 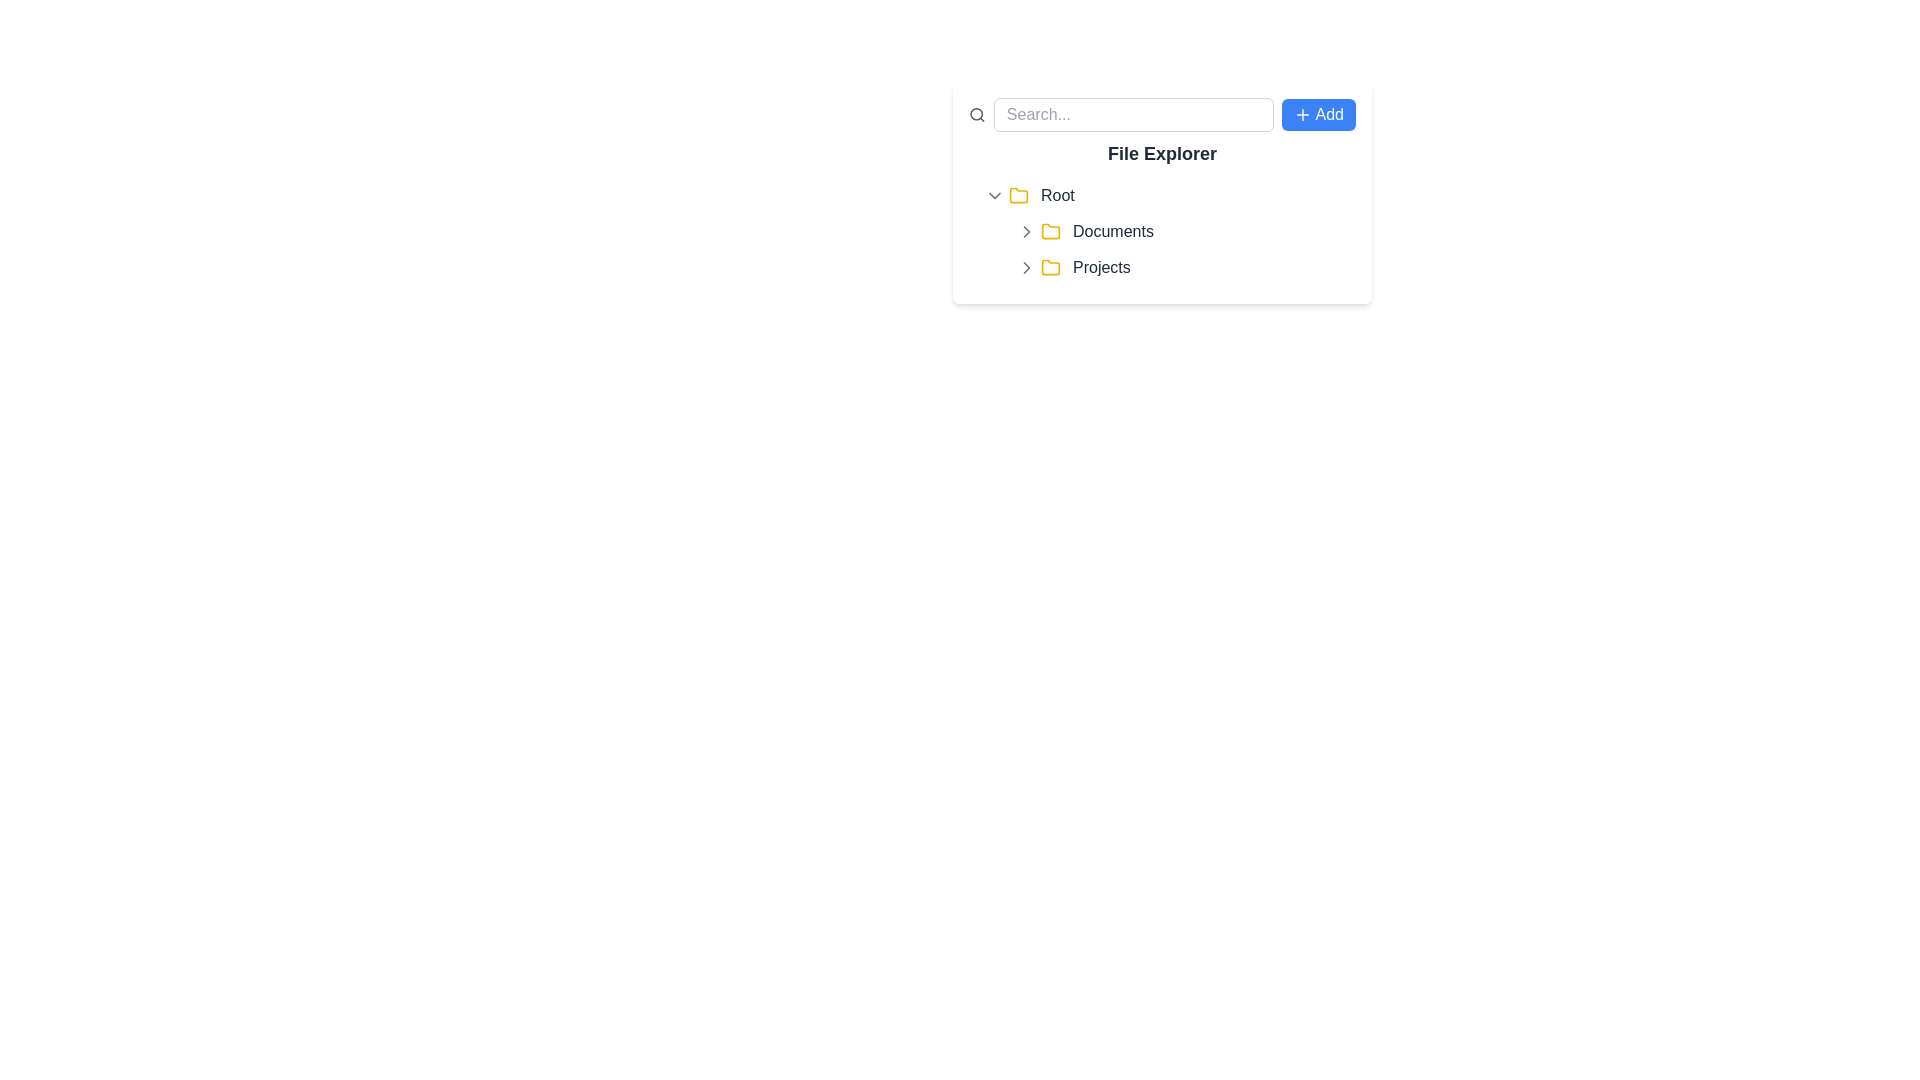 What do you see at coordinates (1027, 230) in the screenshot?
I see `the expansion icon for the 'Documents' section in the file explorer` at bounding box center [1027, 230].